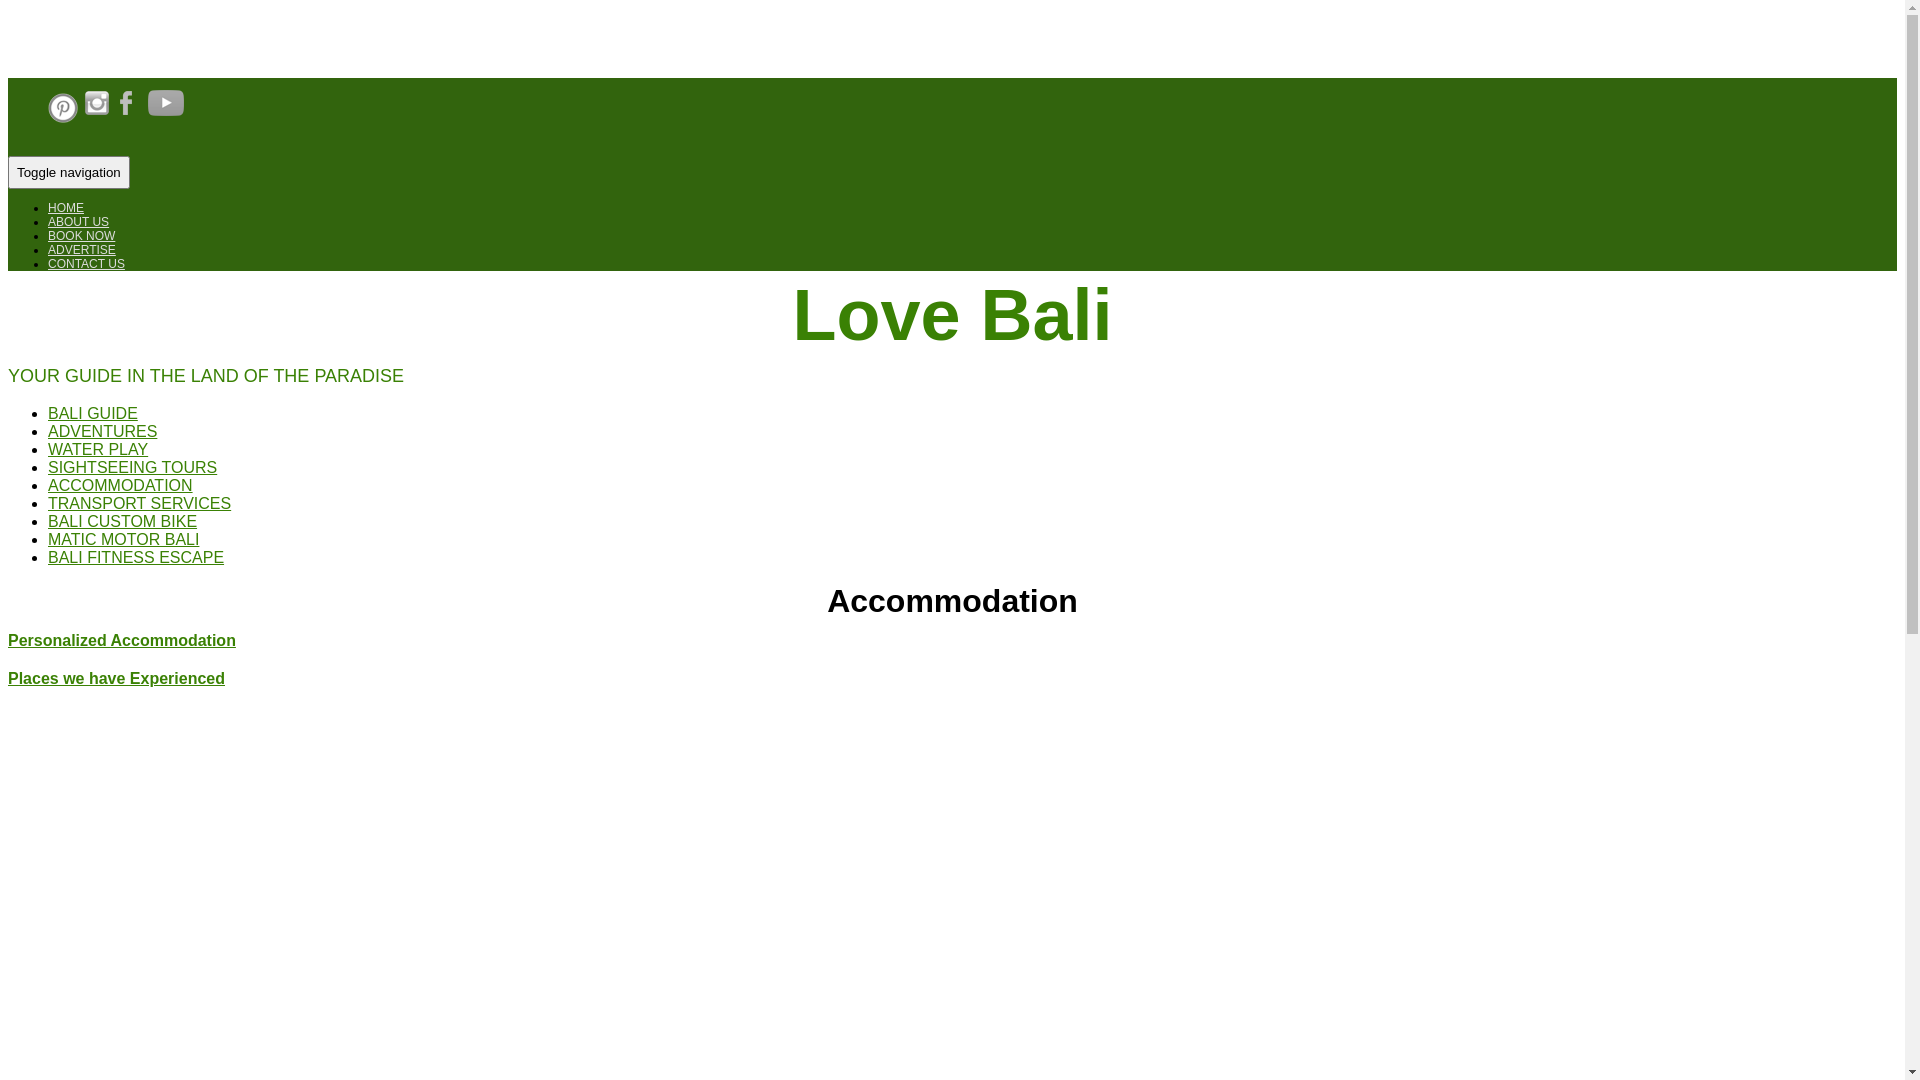 Image resolution: width=1920 pixels, height=1080 pixels. What do you see at coordinates (62, 119) in the screenshot?
I see `'Open Pinterest'` at bounding box center [62, 119].